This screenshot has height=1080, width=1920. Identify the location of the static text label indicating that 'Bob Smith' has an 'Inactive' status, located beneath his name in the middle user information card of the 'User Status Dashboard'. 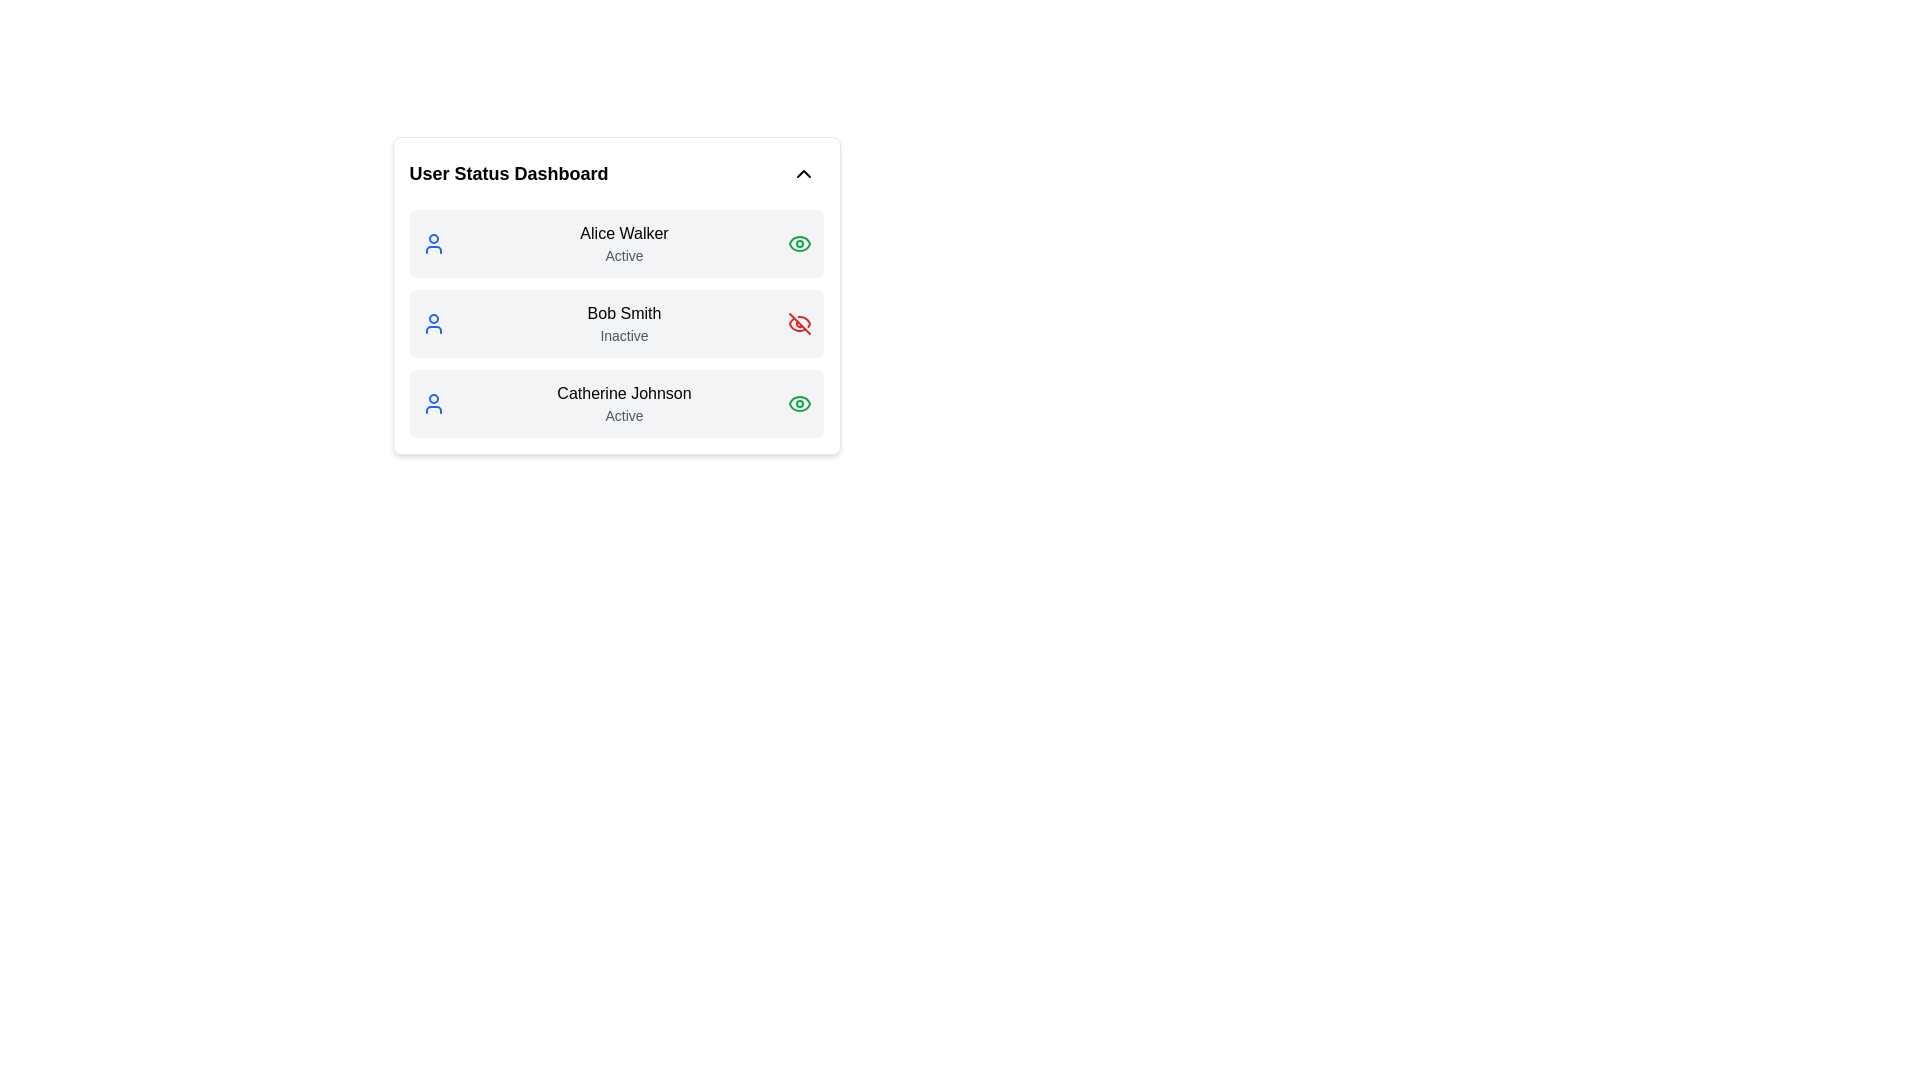
(623, 334).